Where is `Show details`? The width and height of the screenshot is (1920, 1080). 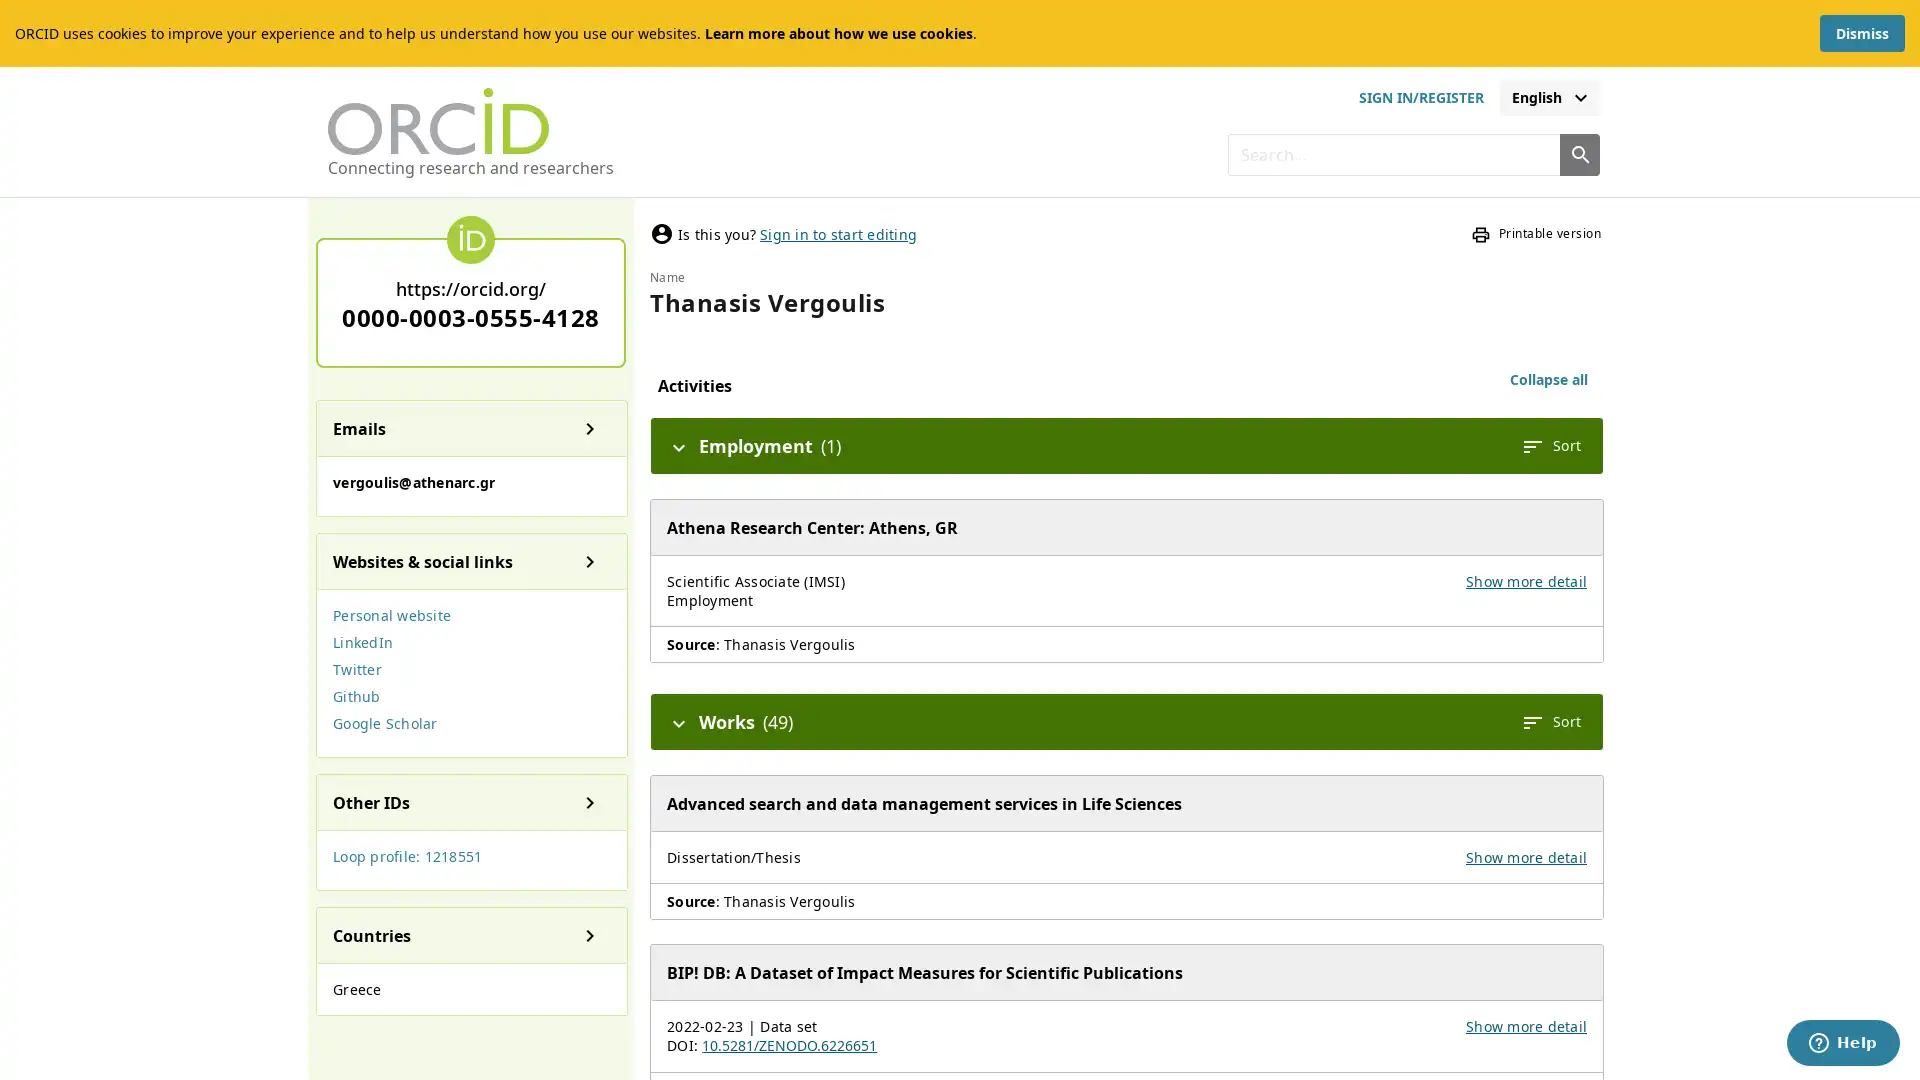
Show details is located at coordinates (589, 934).